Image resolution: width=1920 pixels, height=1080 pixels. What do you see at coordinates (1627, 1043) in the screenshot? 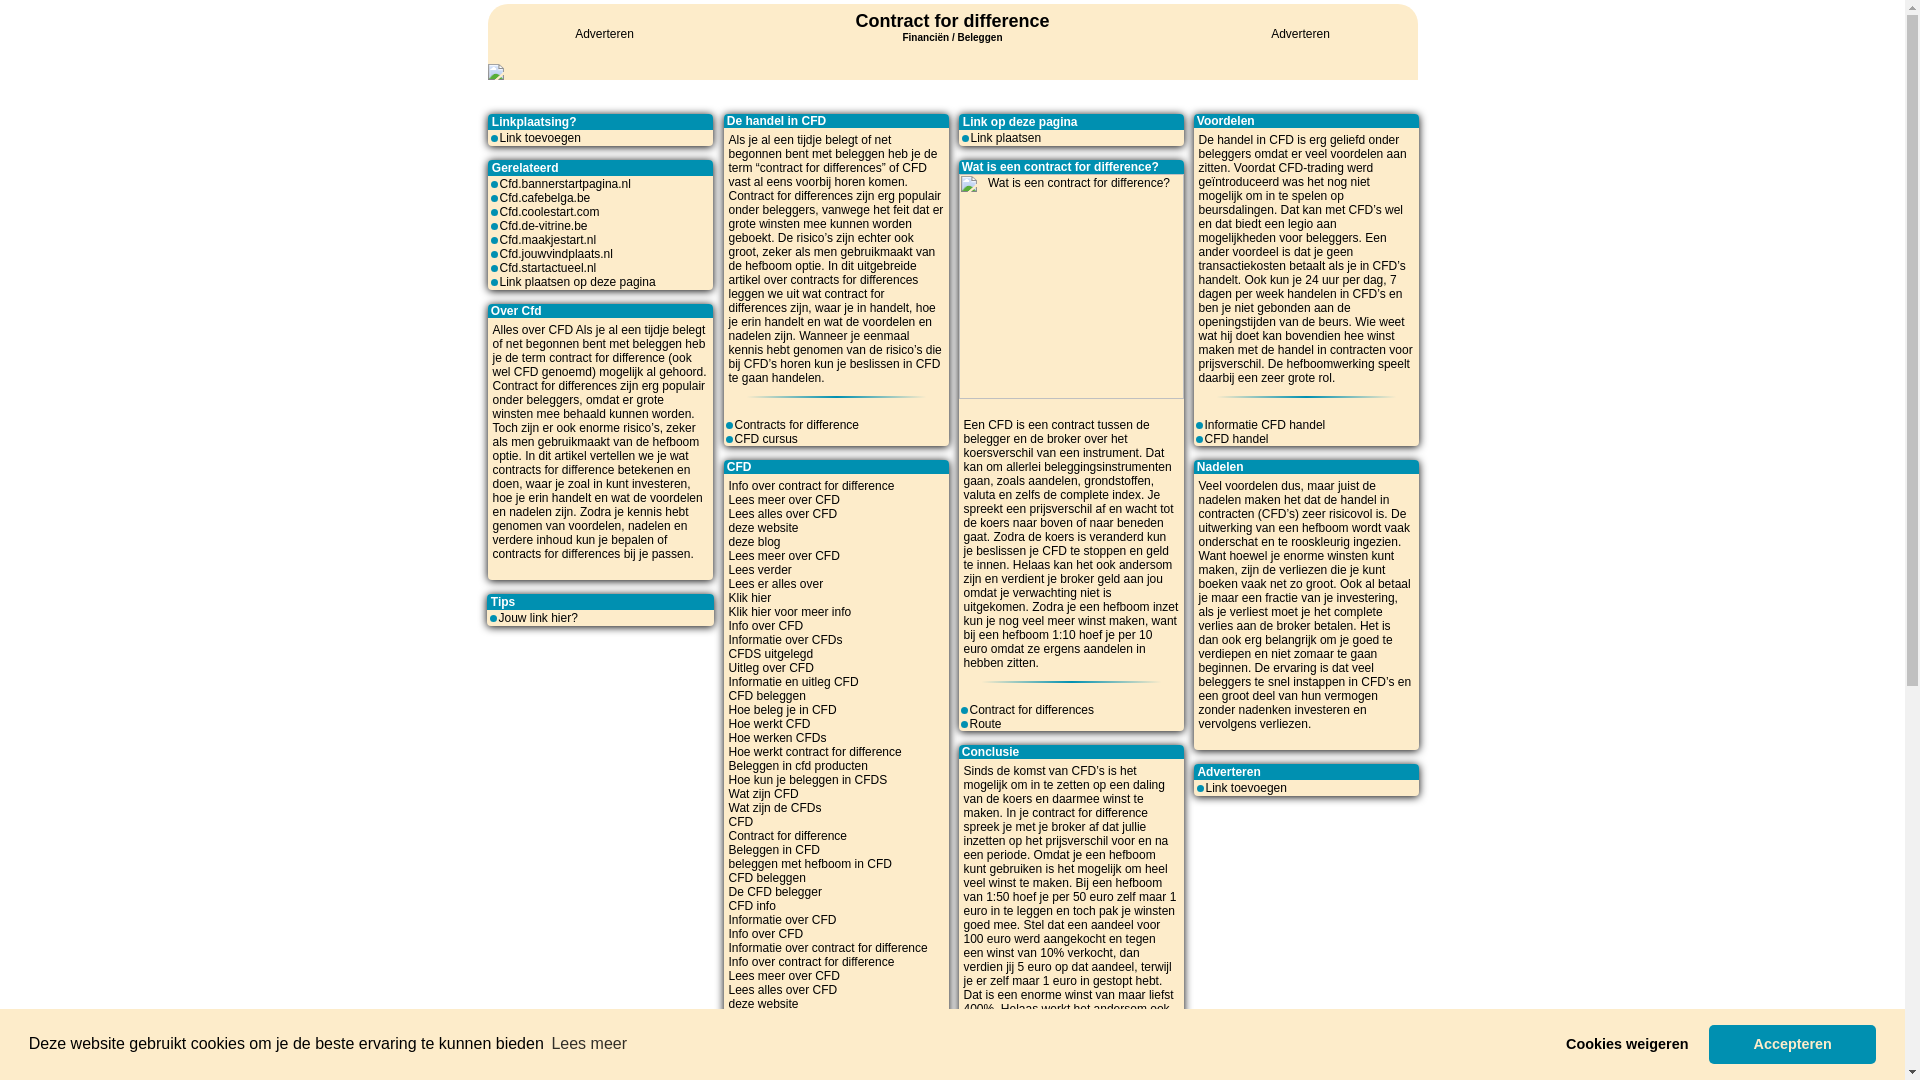
I see `'Cookies weigeren'` at bounding box center [1627, 1043].